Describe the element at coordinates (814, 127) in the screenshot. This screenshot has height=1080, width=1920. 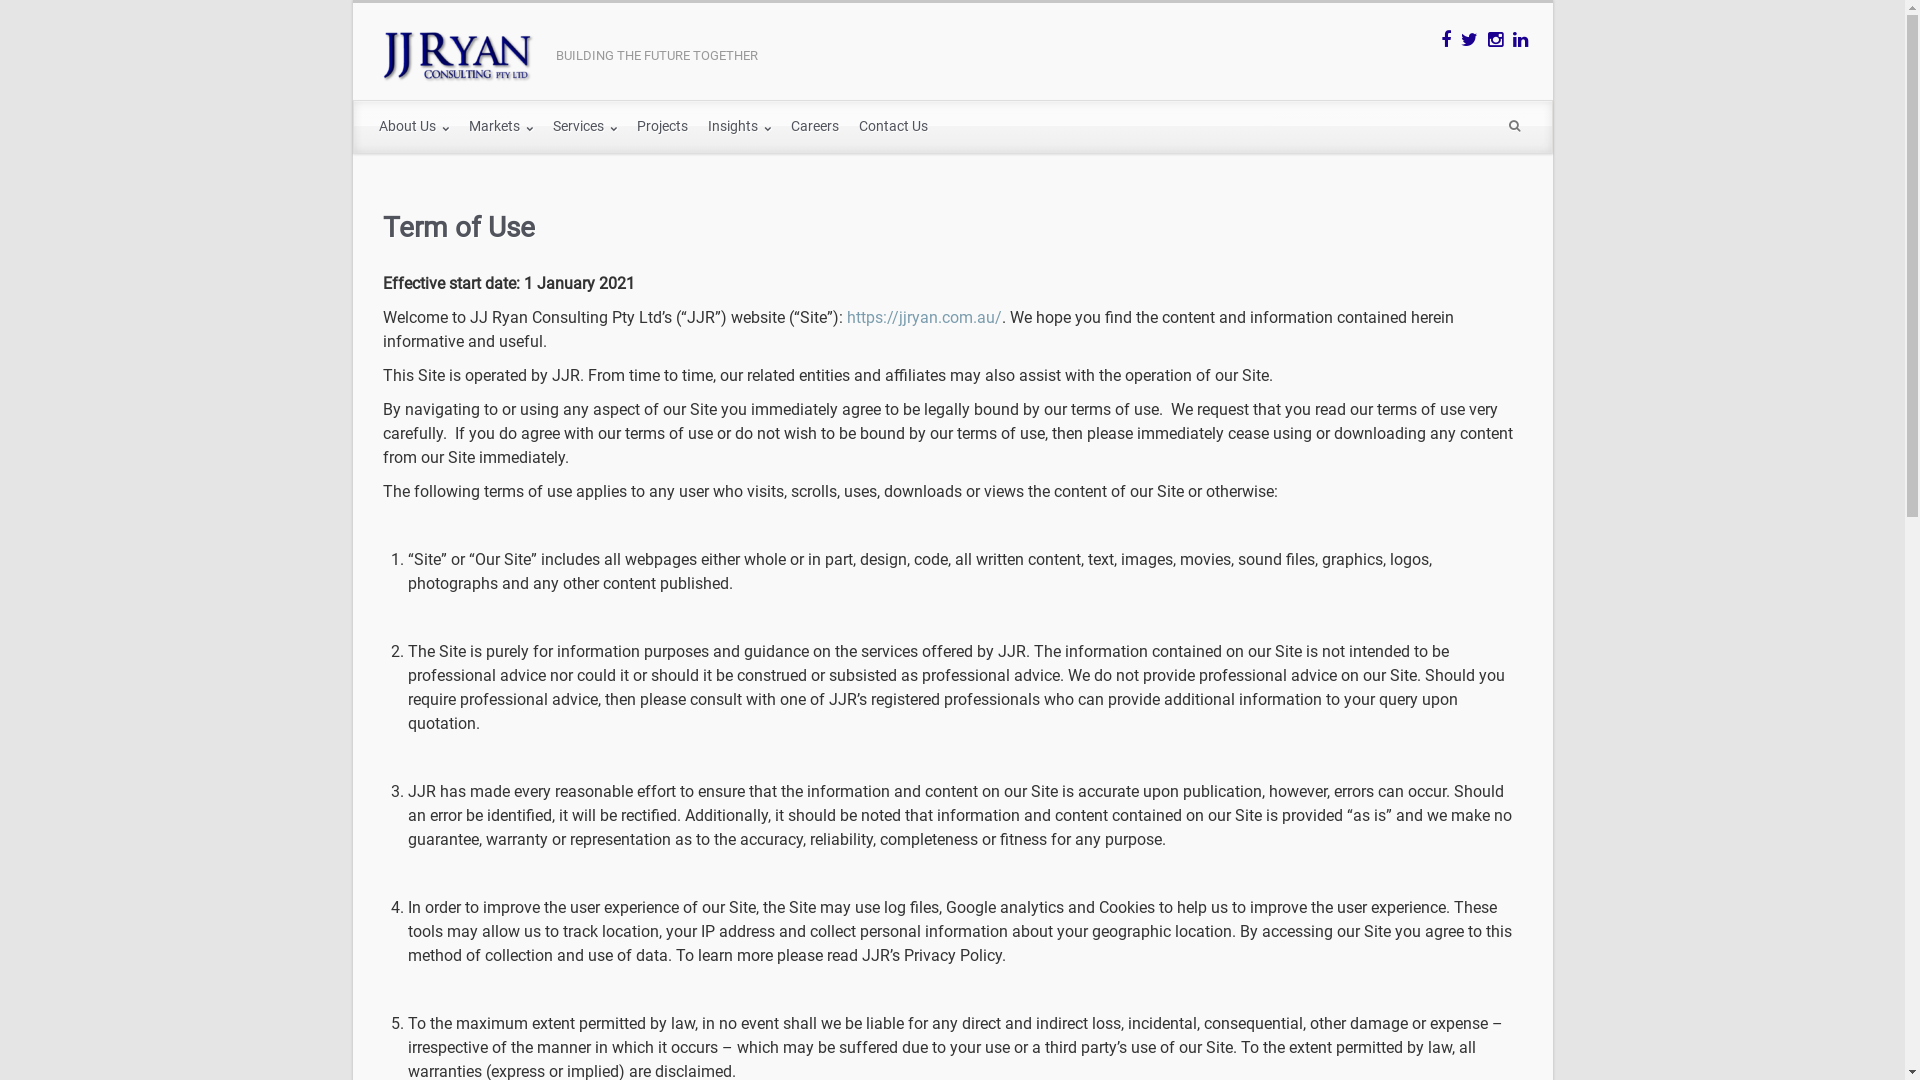
I see `'Careers'` at that location.